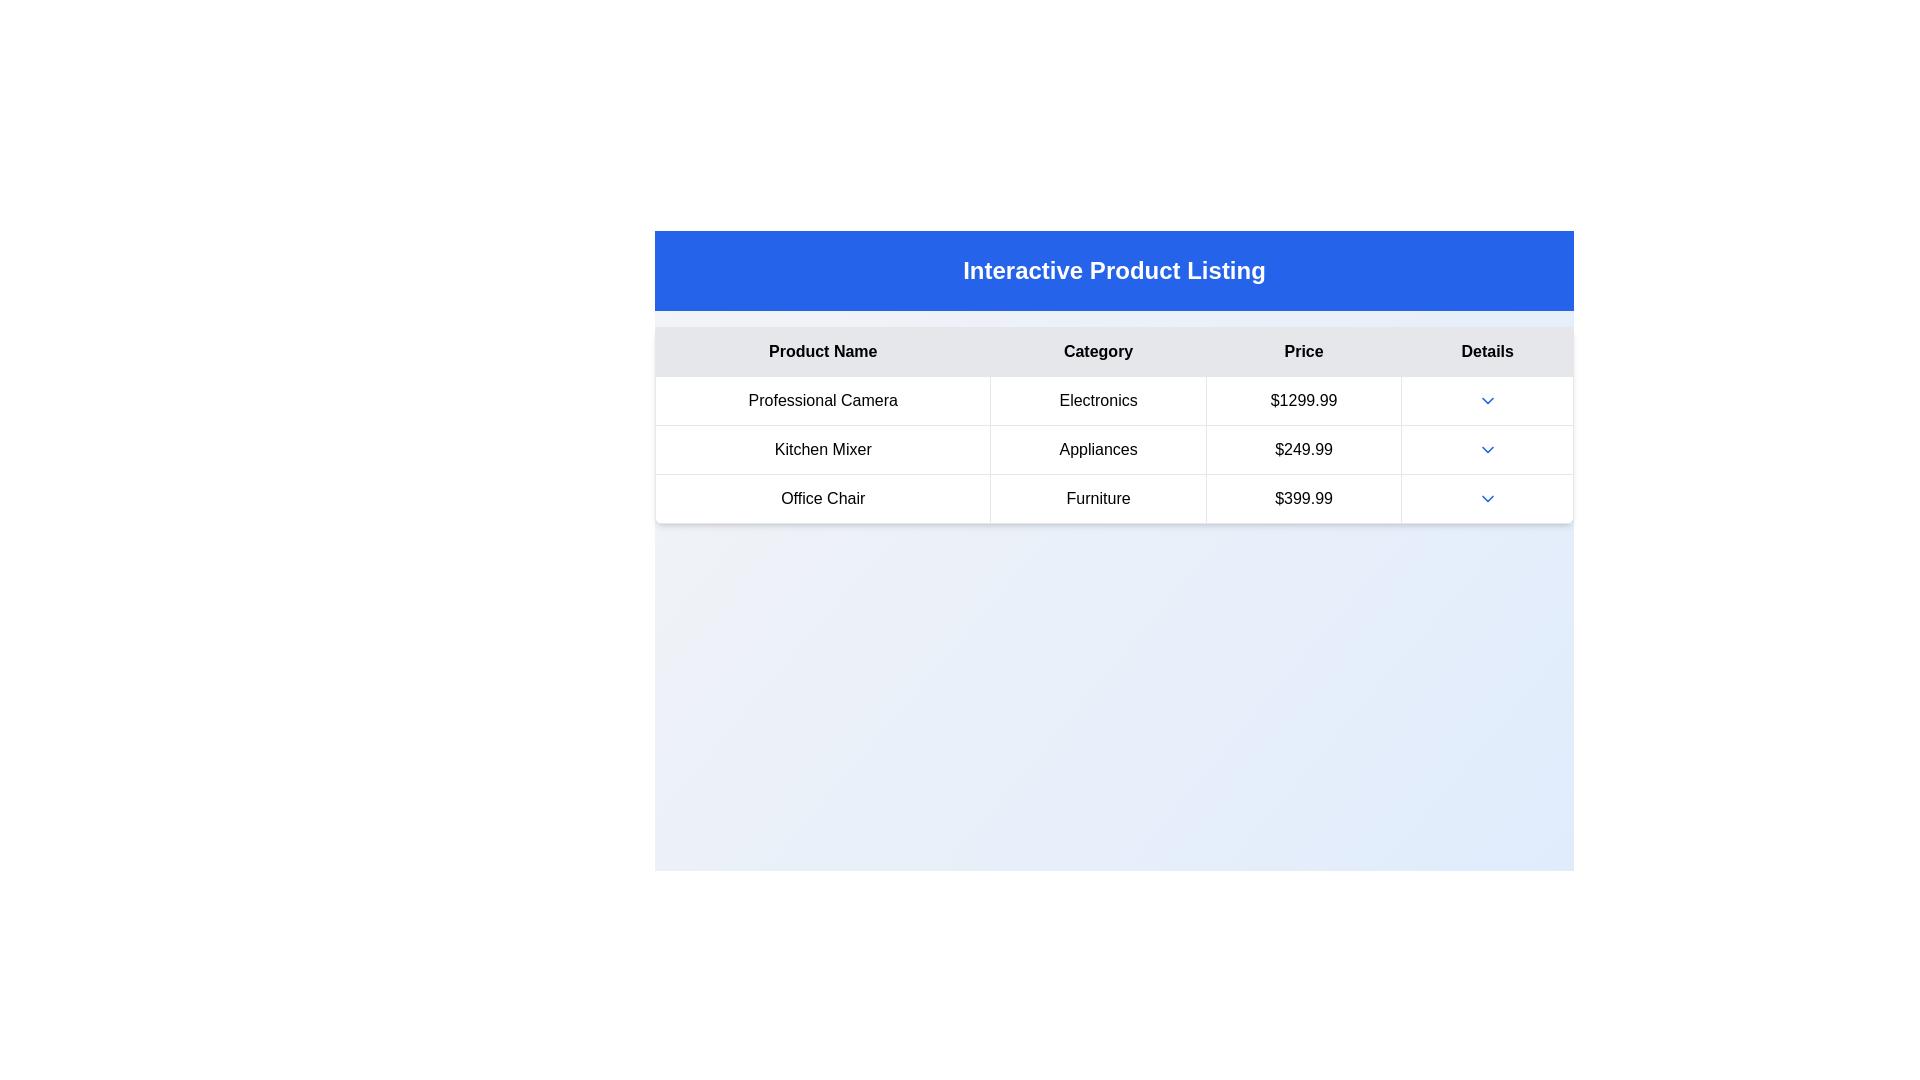  What do you see at coordinates (1304, 401) in the screenshot?
I see `price displayed in the static text label showing '$1299.99' within the 'Price' column of the product 'Professional Camera'` at bounding box center [1304, 401].